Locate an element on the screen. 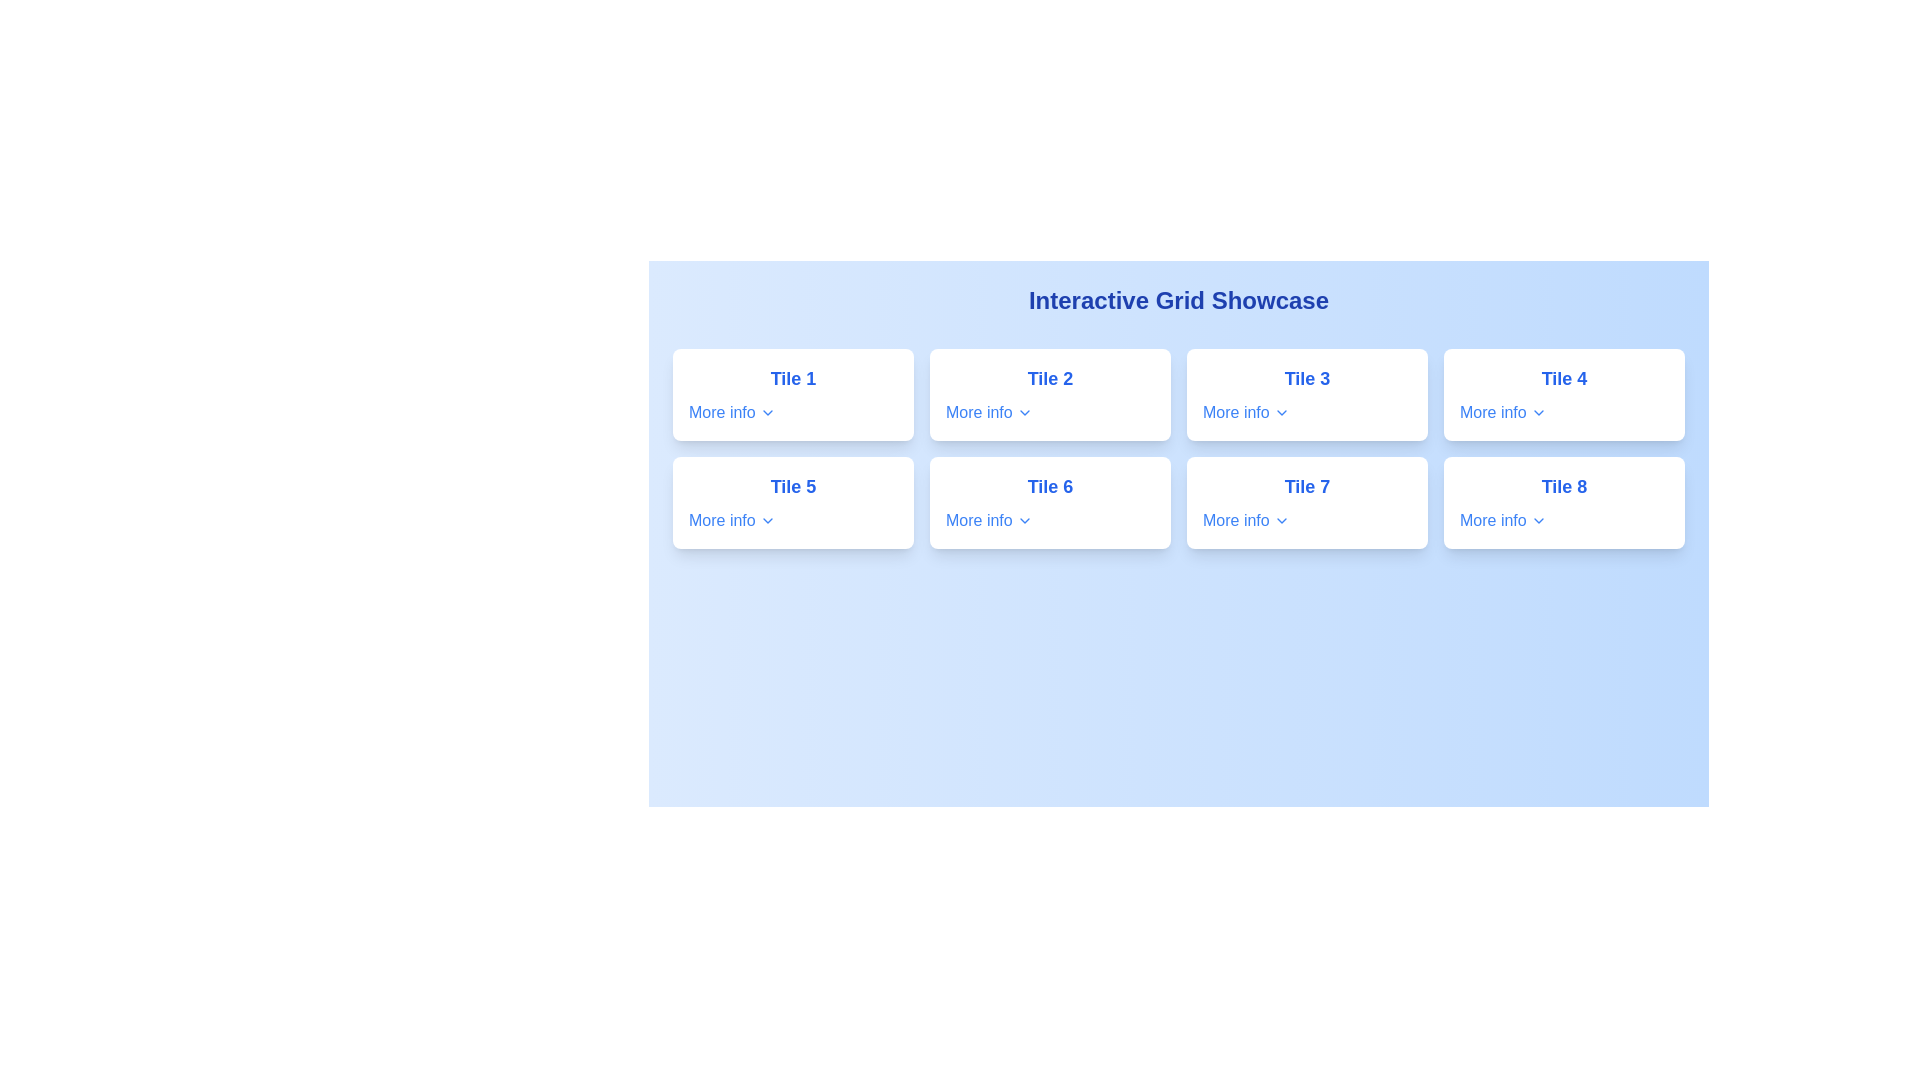  the Text Label that serves as the title for 'Tile 3' to possibly view a tooltip is located at coordinates (1307, 378).